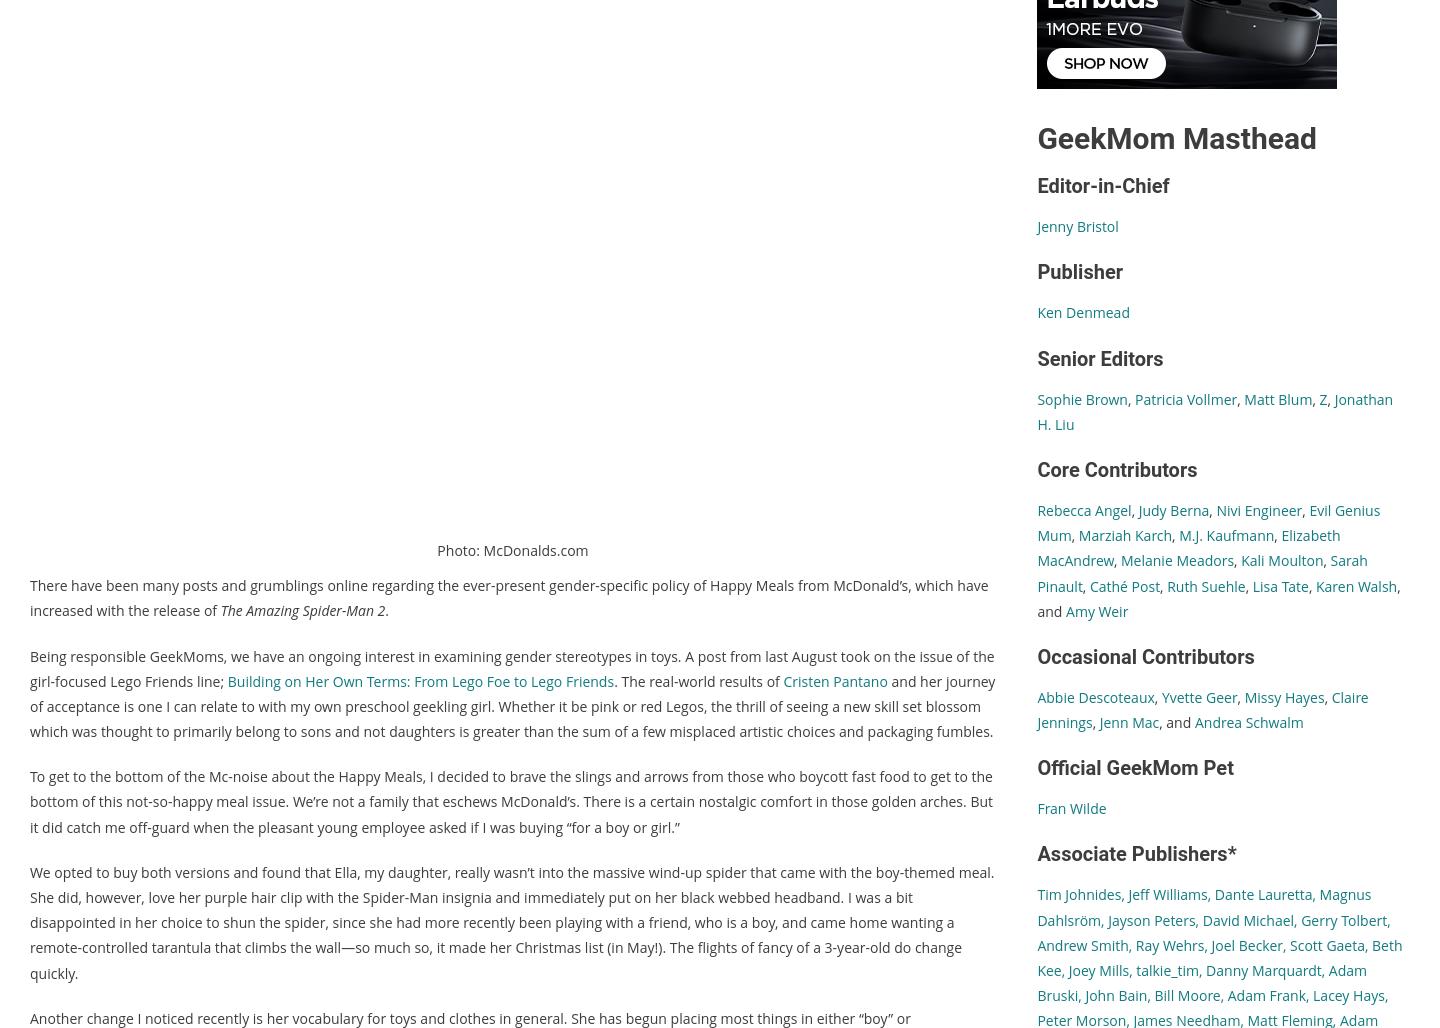 Image resolution: width=1440 pixels, height=1028 pixels. Describe the element at coordinates (1080, 272) in the screenshot. I see `'Publisher'` at that location.